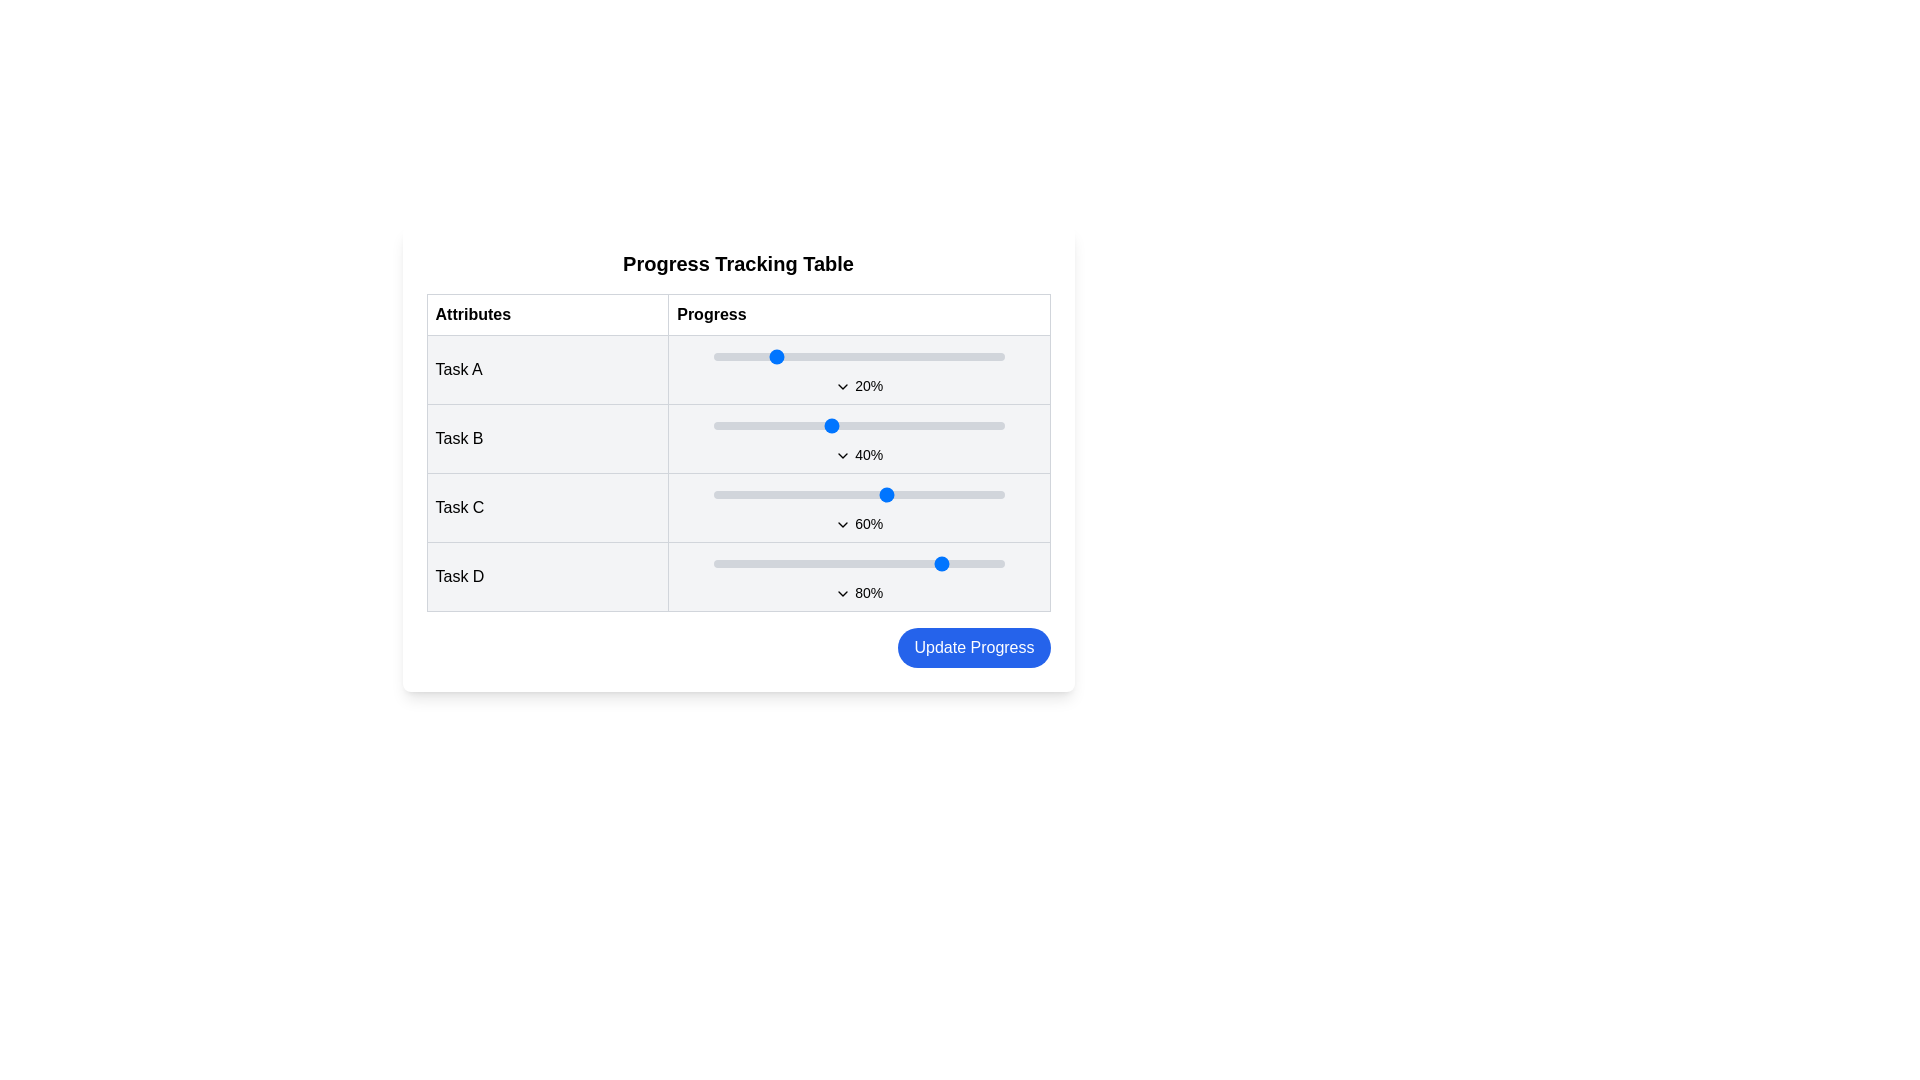 This screenshot has height=1080, width=1920. What do you see at coordinates (904, 356) in the screenshot?
I see `the slider value` at bounding box center [904, 356].